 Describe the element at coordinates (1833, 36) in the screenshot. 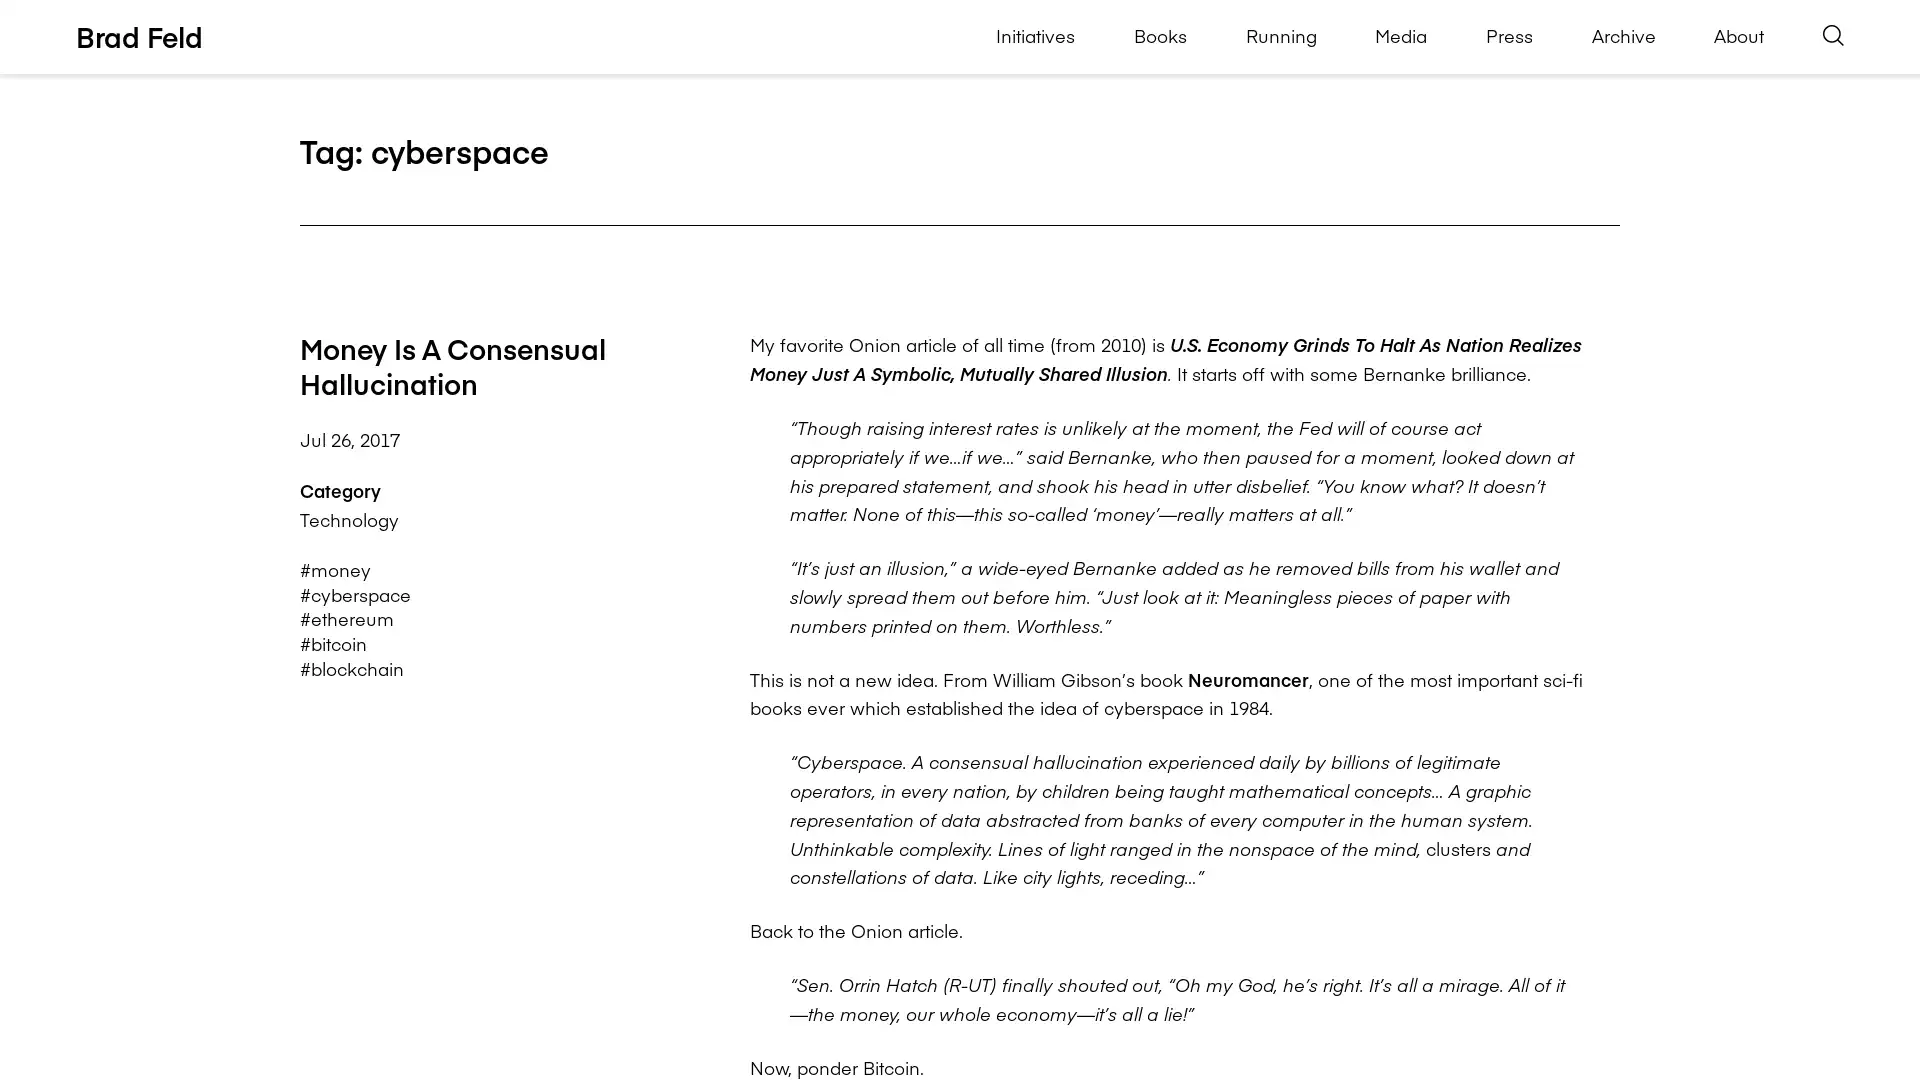

I see `Open Search` at that location.